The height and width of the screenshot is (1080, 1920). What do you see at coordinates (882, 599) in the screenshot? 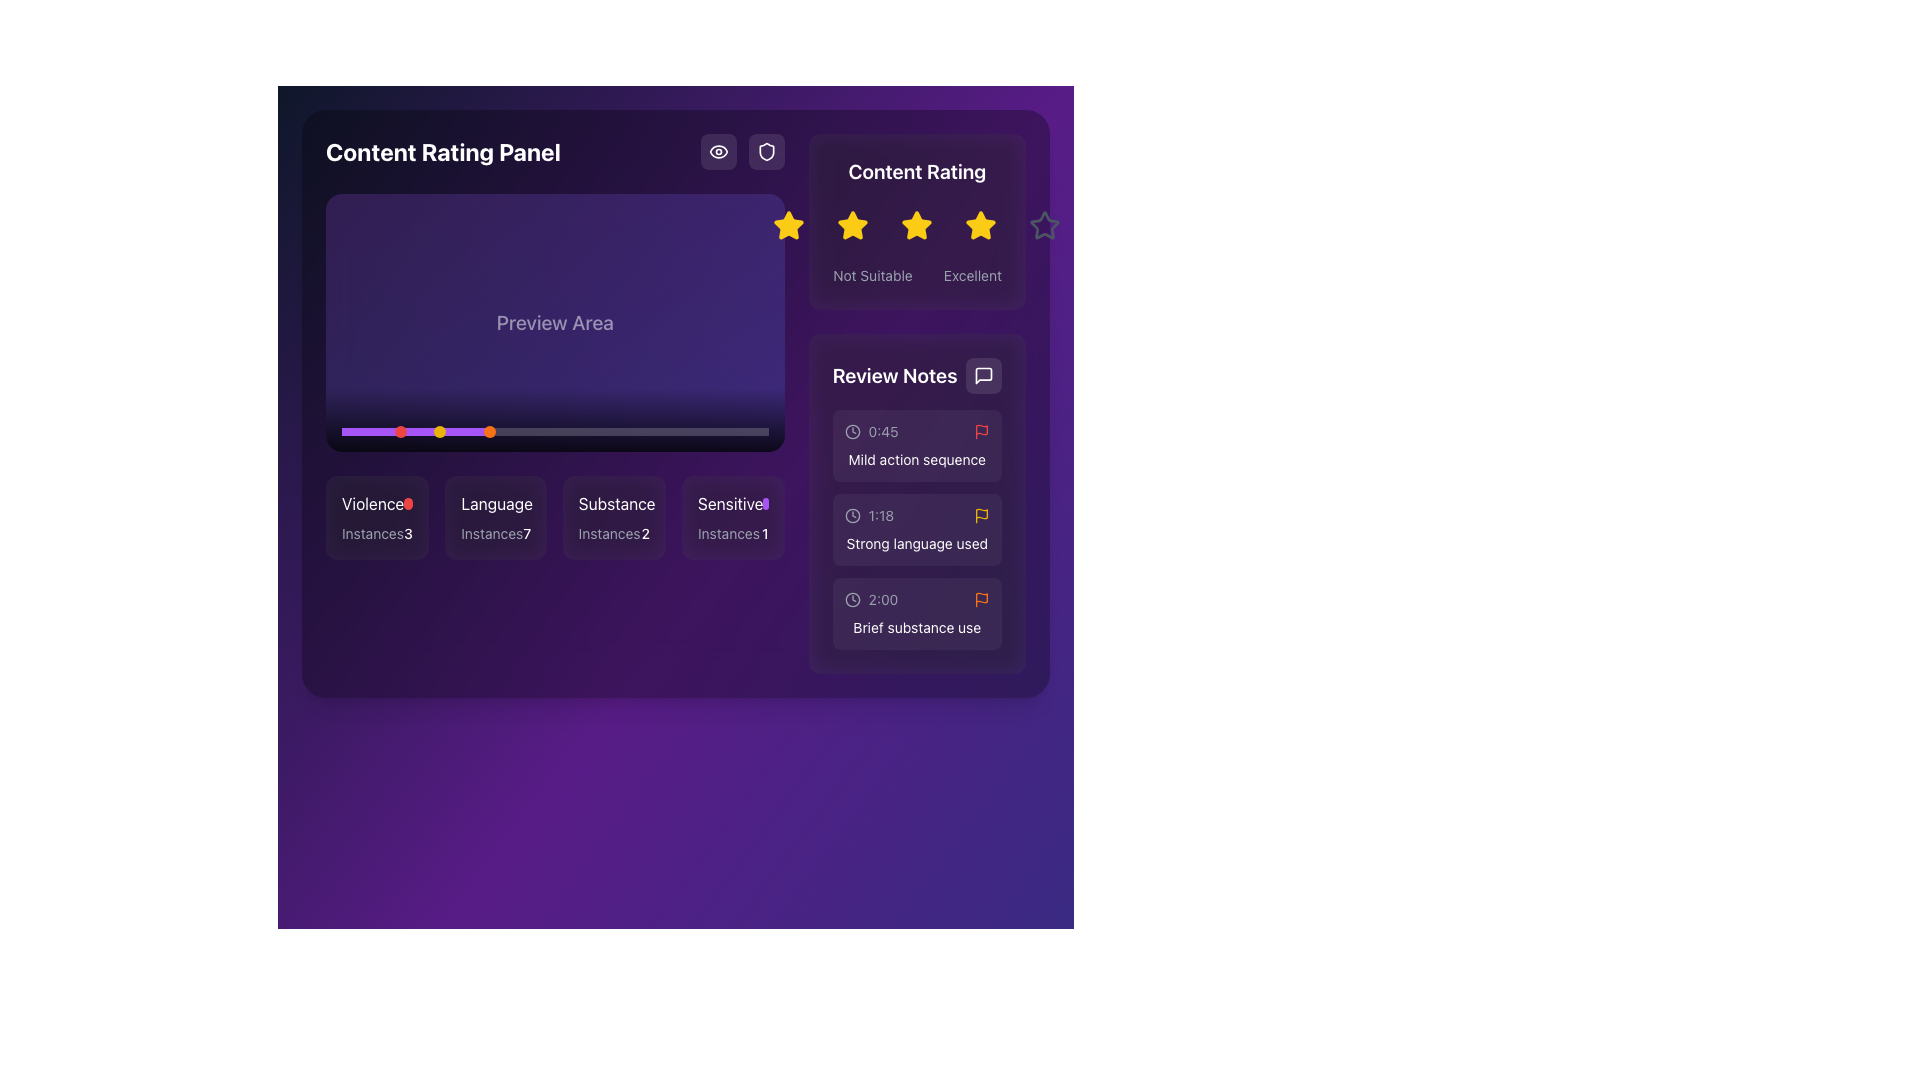
I see `the static text label displaying a timestamp in the 'Review Notes' section, which is the last entry in the list adjacent to 'Brief substance use'` at bounding box center [882, 599].